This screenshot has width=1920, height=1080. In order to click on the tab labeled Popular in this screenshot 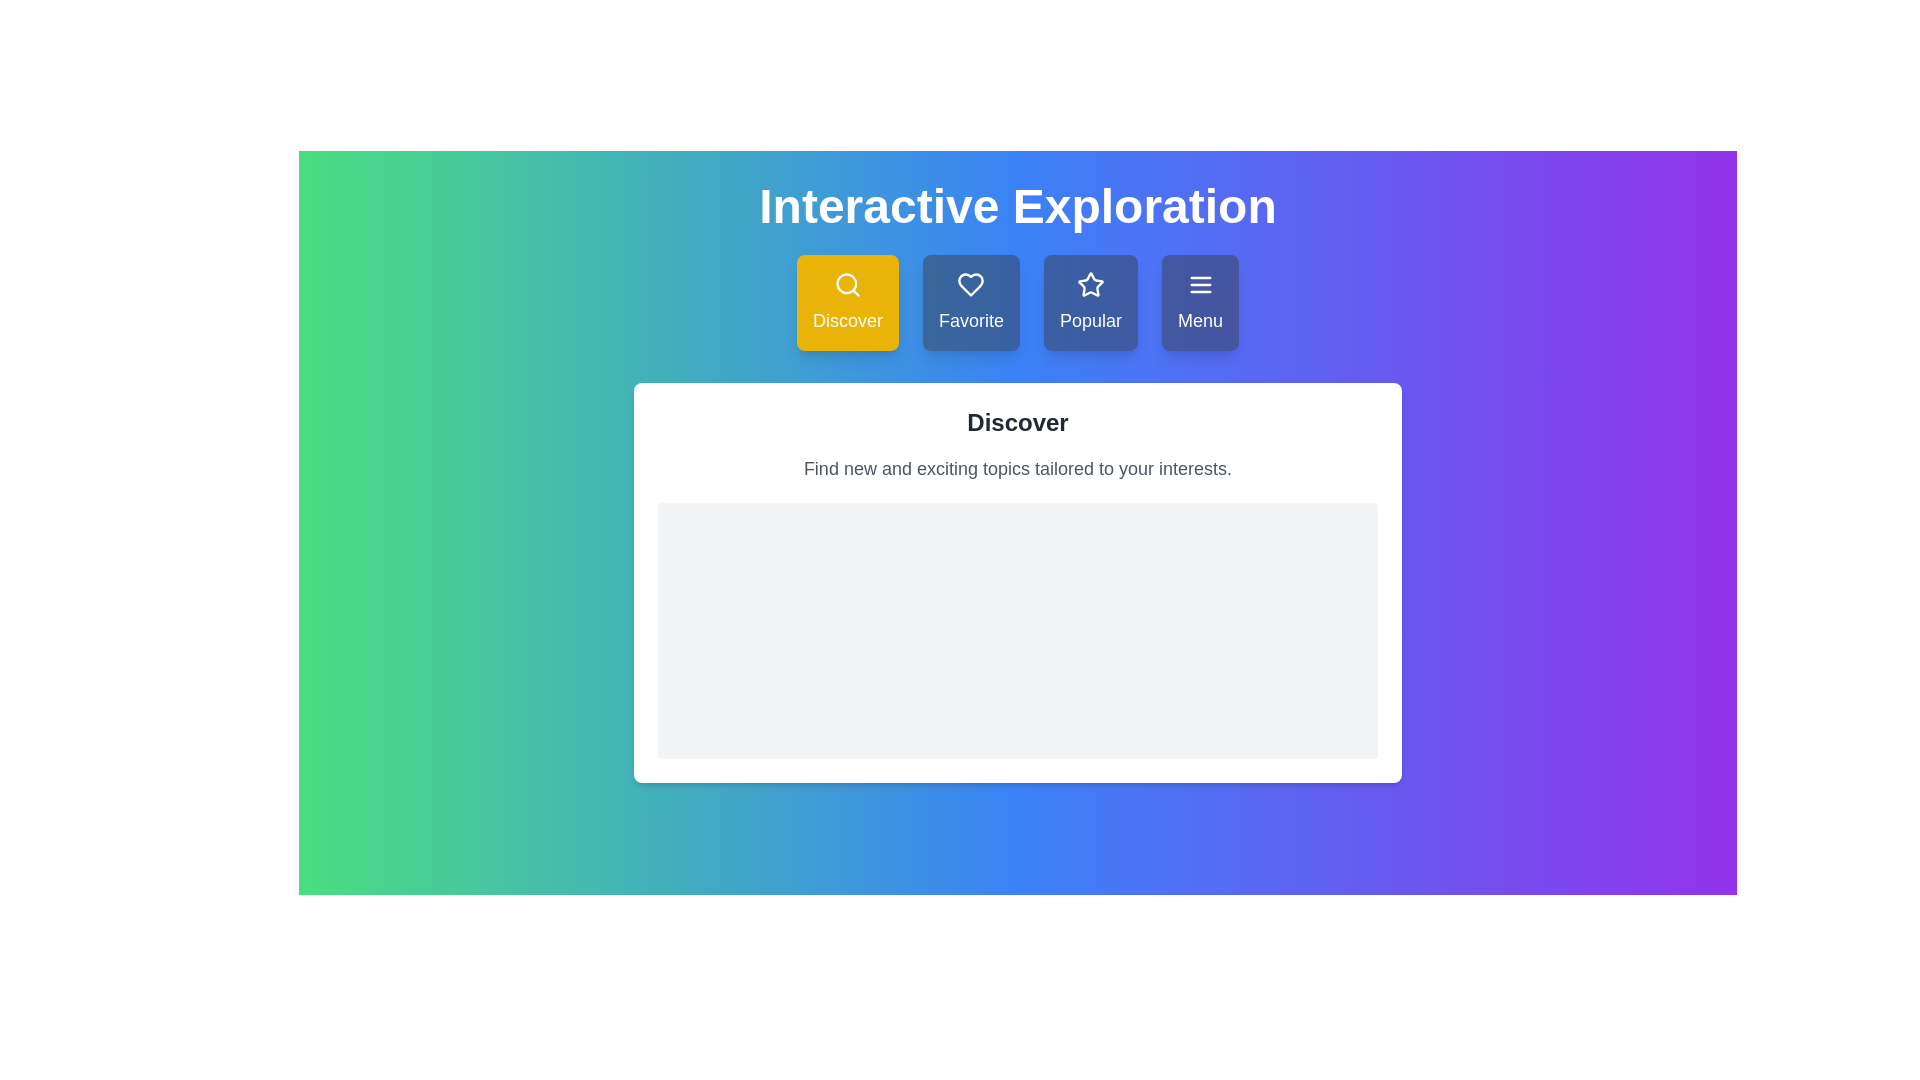, I will do `click(1089, 303)`.